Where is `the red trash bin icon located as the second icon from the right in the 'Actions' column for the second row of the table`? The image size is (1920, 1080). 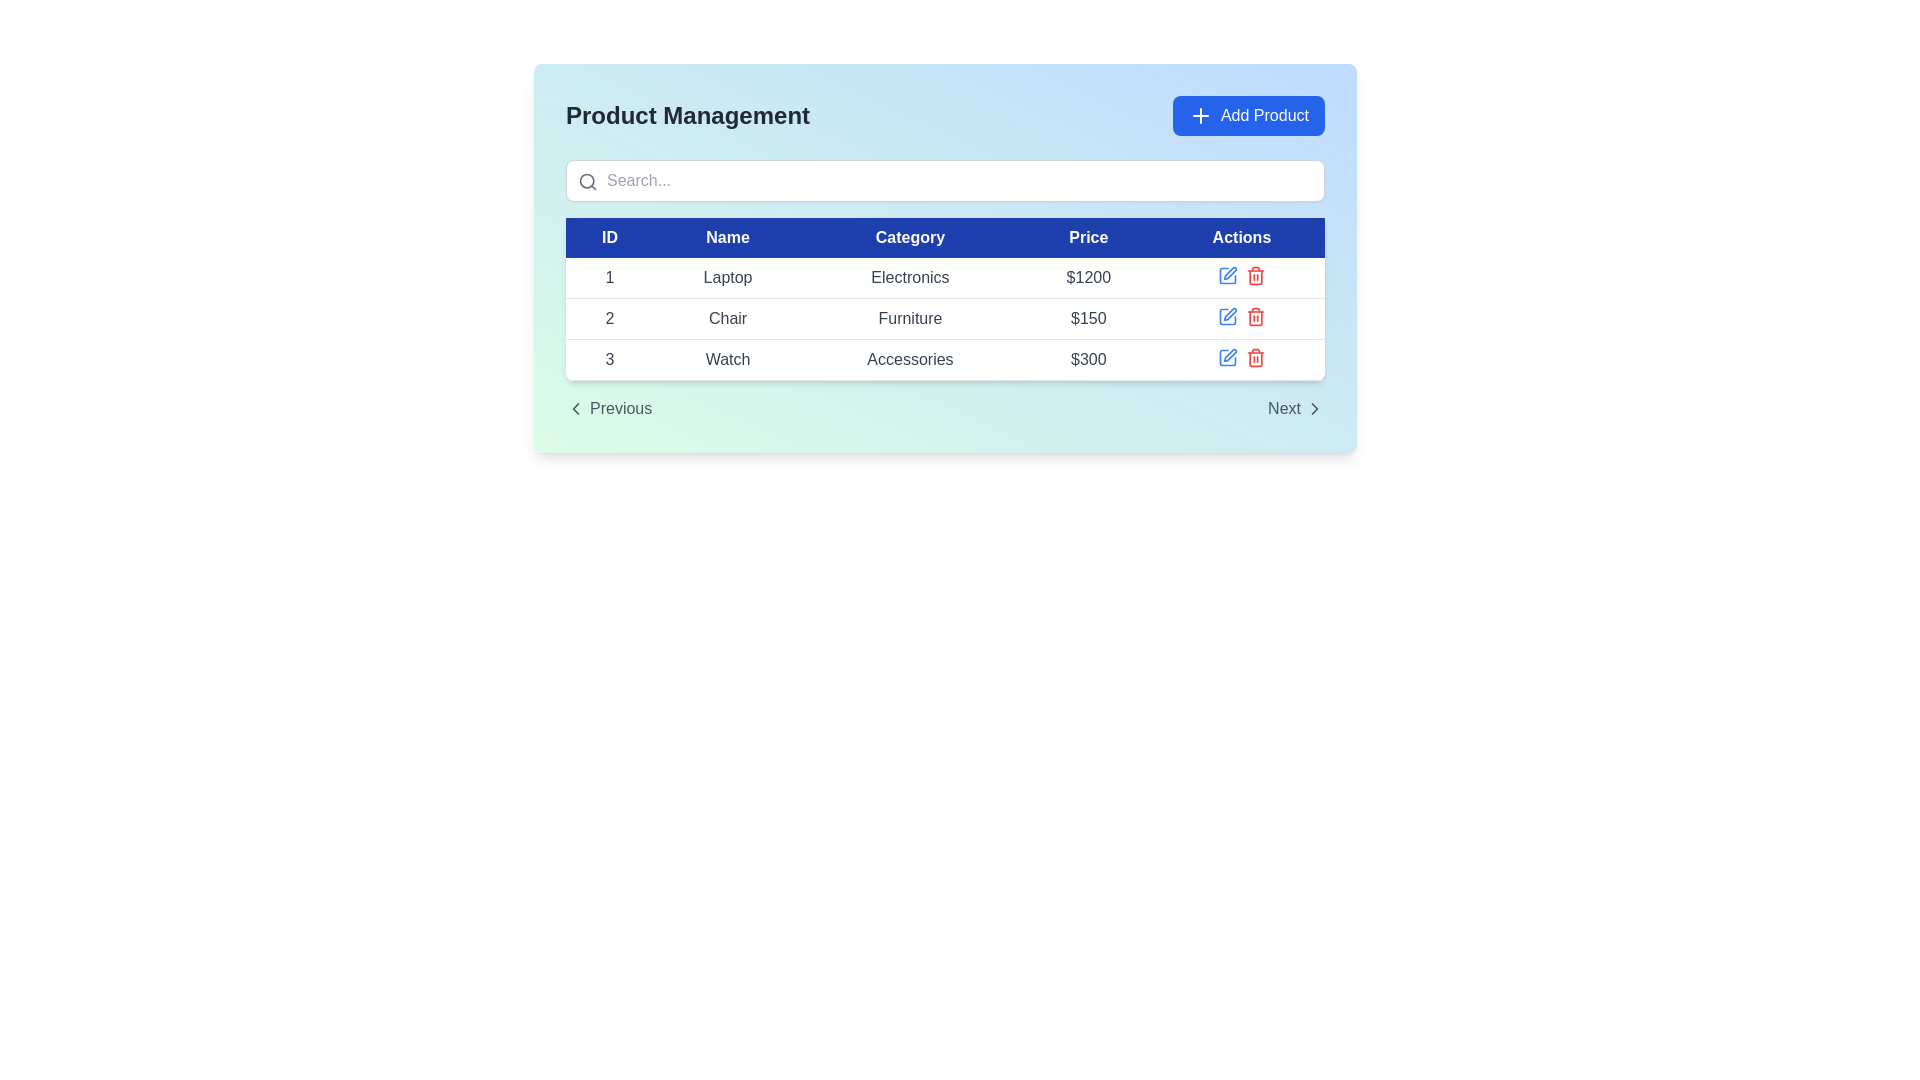
the red trash bin icon located as the second icon from the right in the 'Actions' column for the second row of the table is located at coordinates (1254, 315).